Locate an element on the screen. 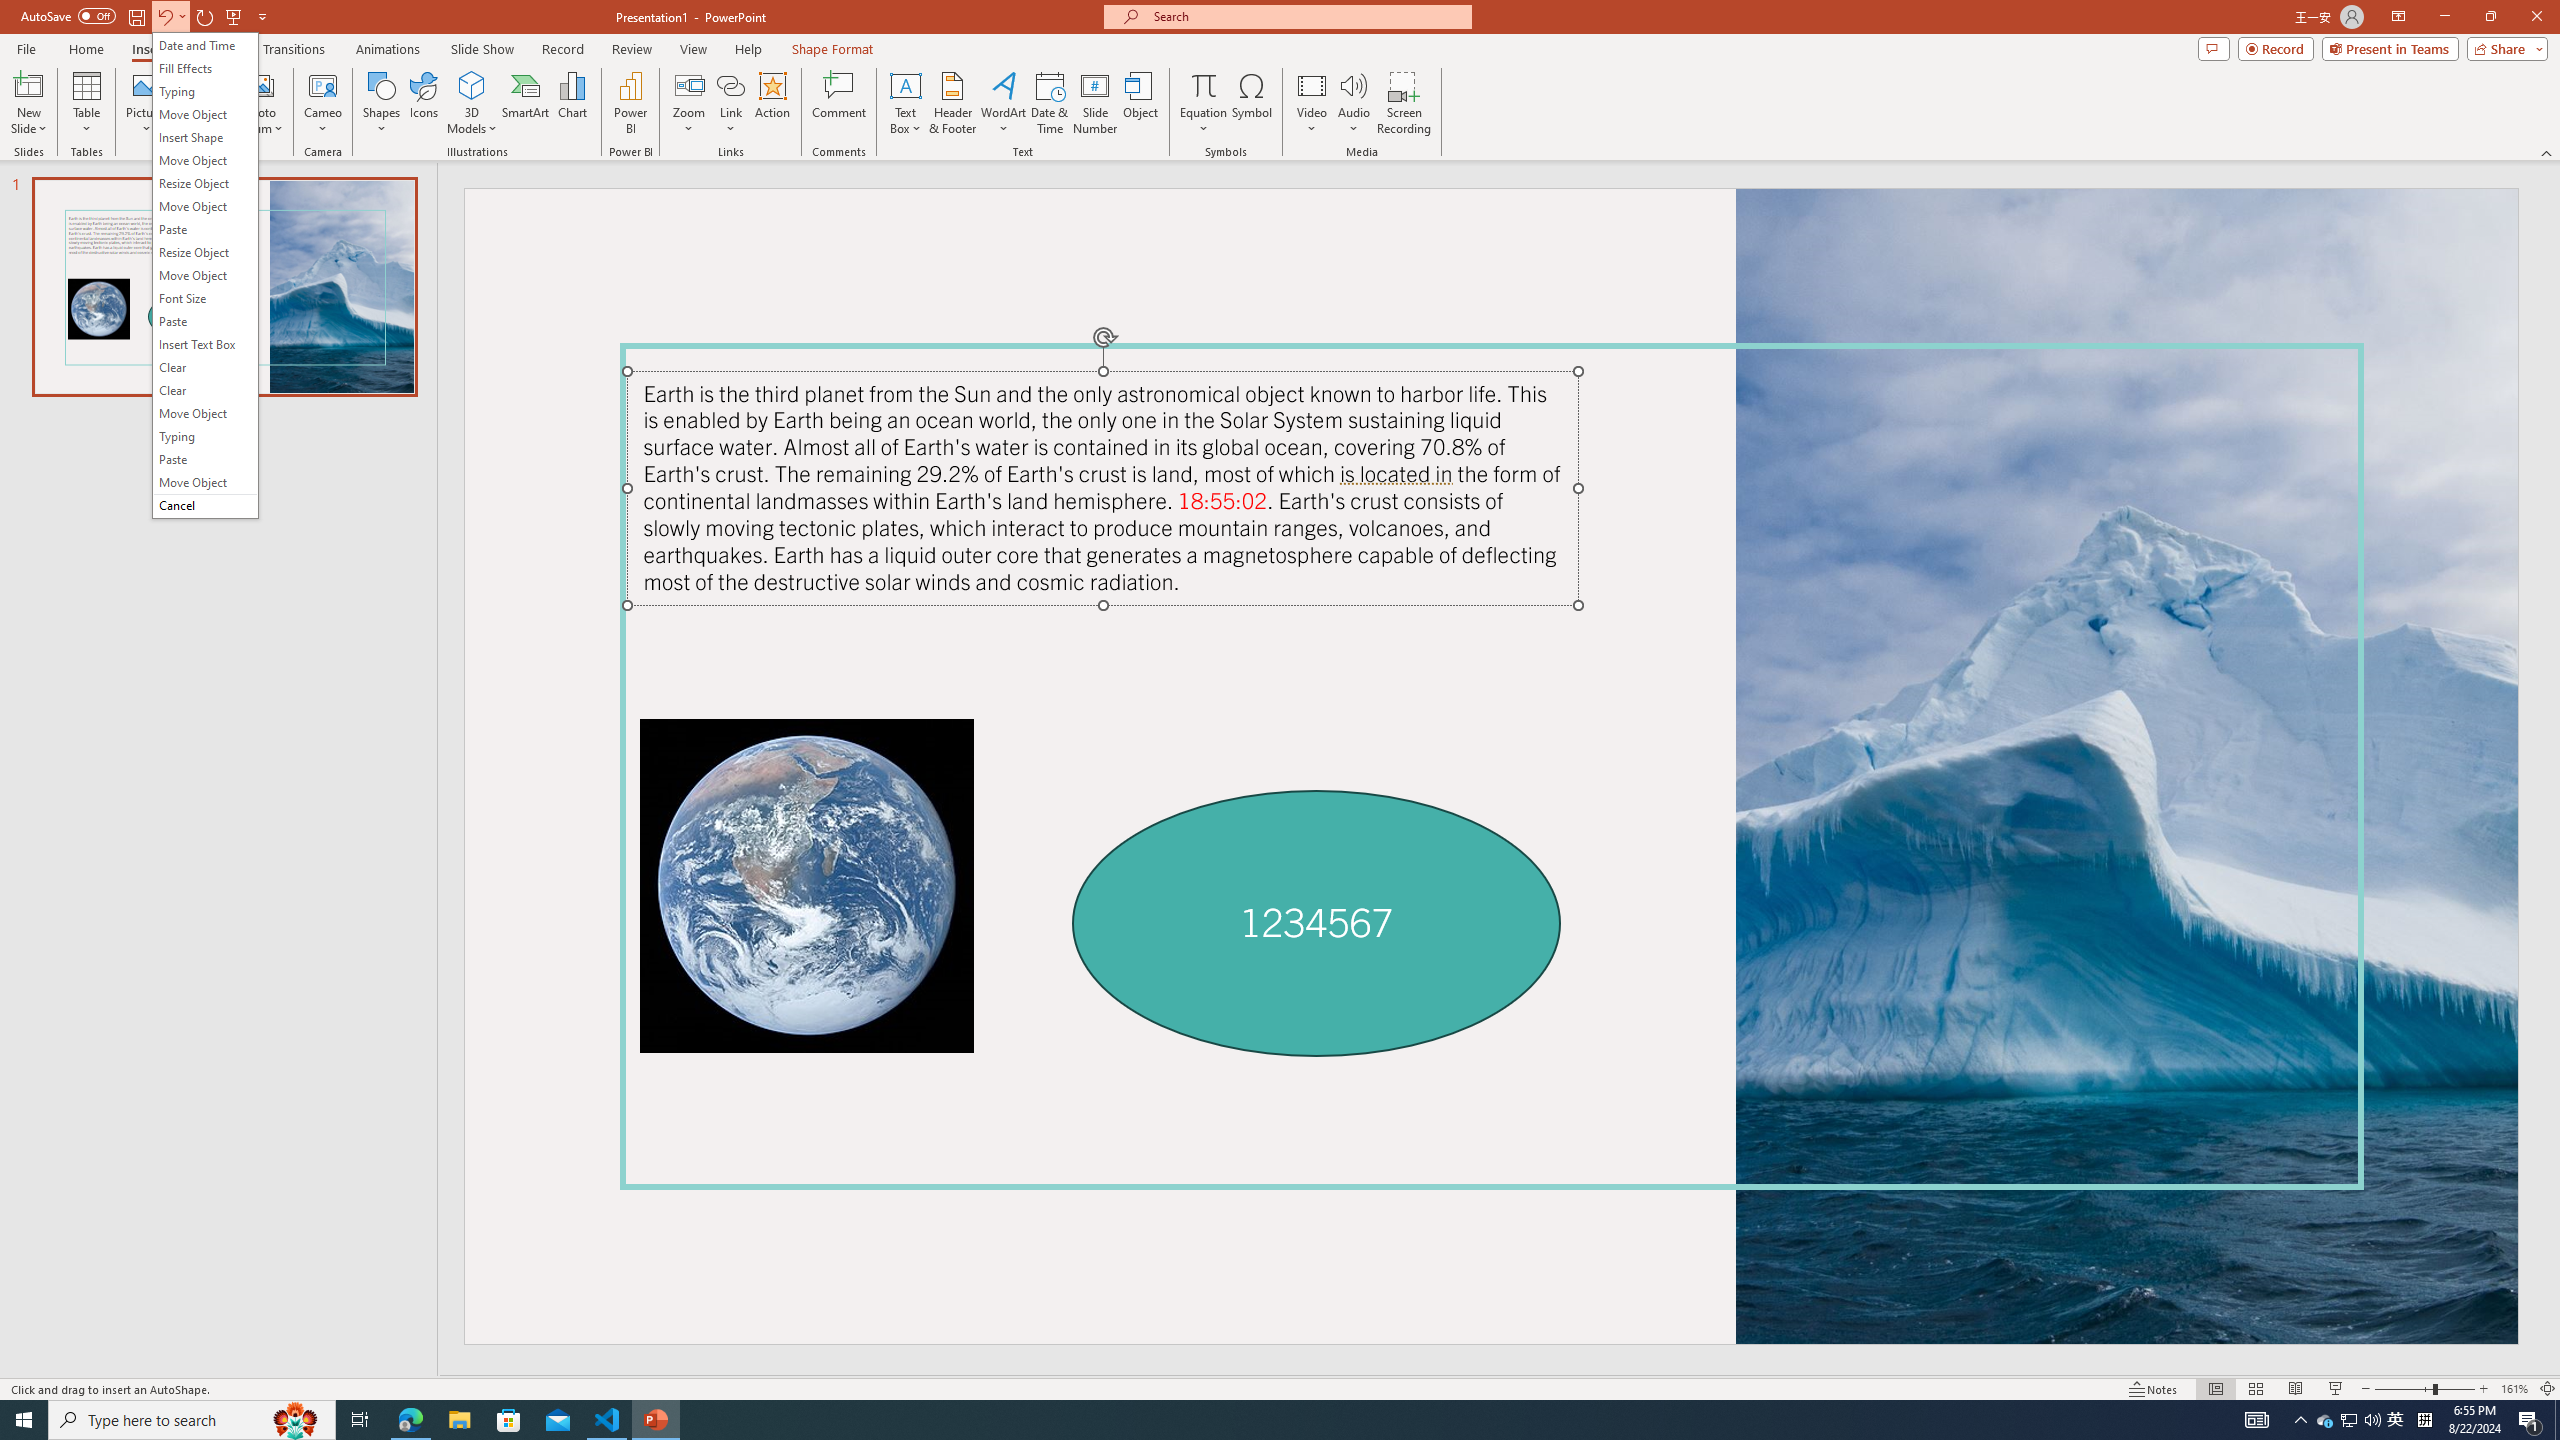 This screenshot has height=1440, width=2560. '3D Models' is located at coordinates (472, 103).